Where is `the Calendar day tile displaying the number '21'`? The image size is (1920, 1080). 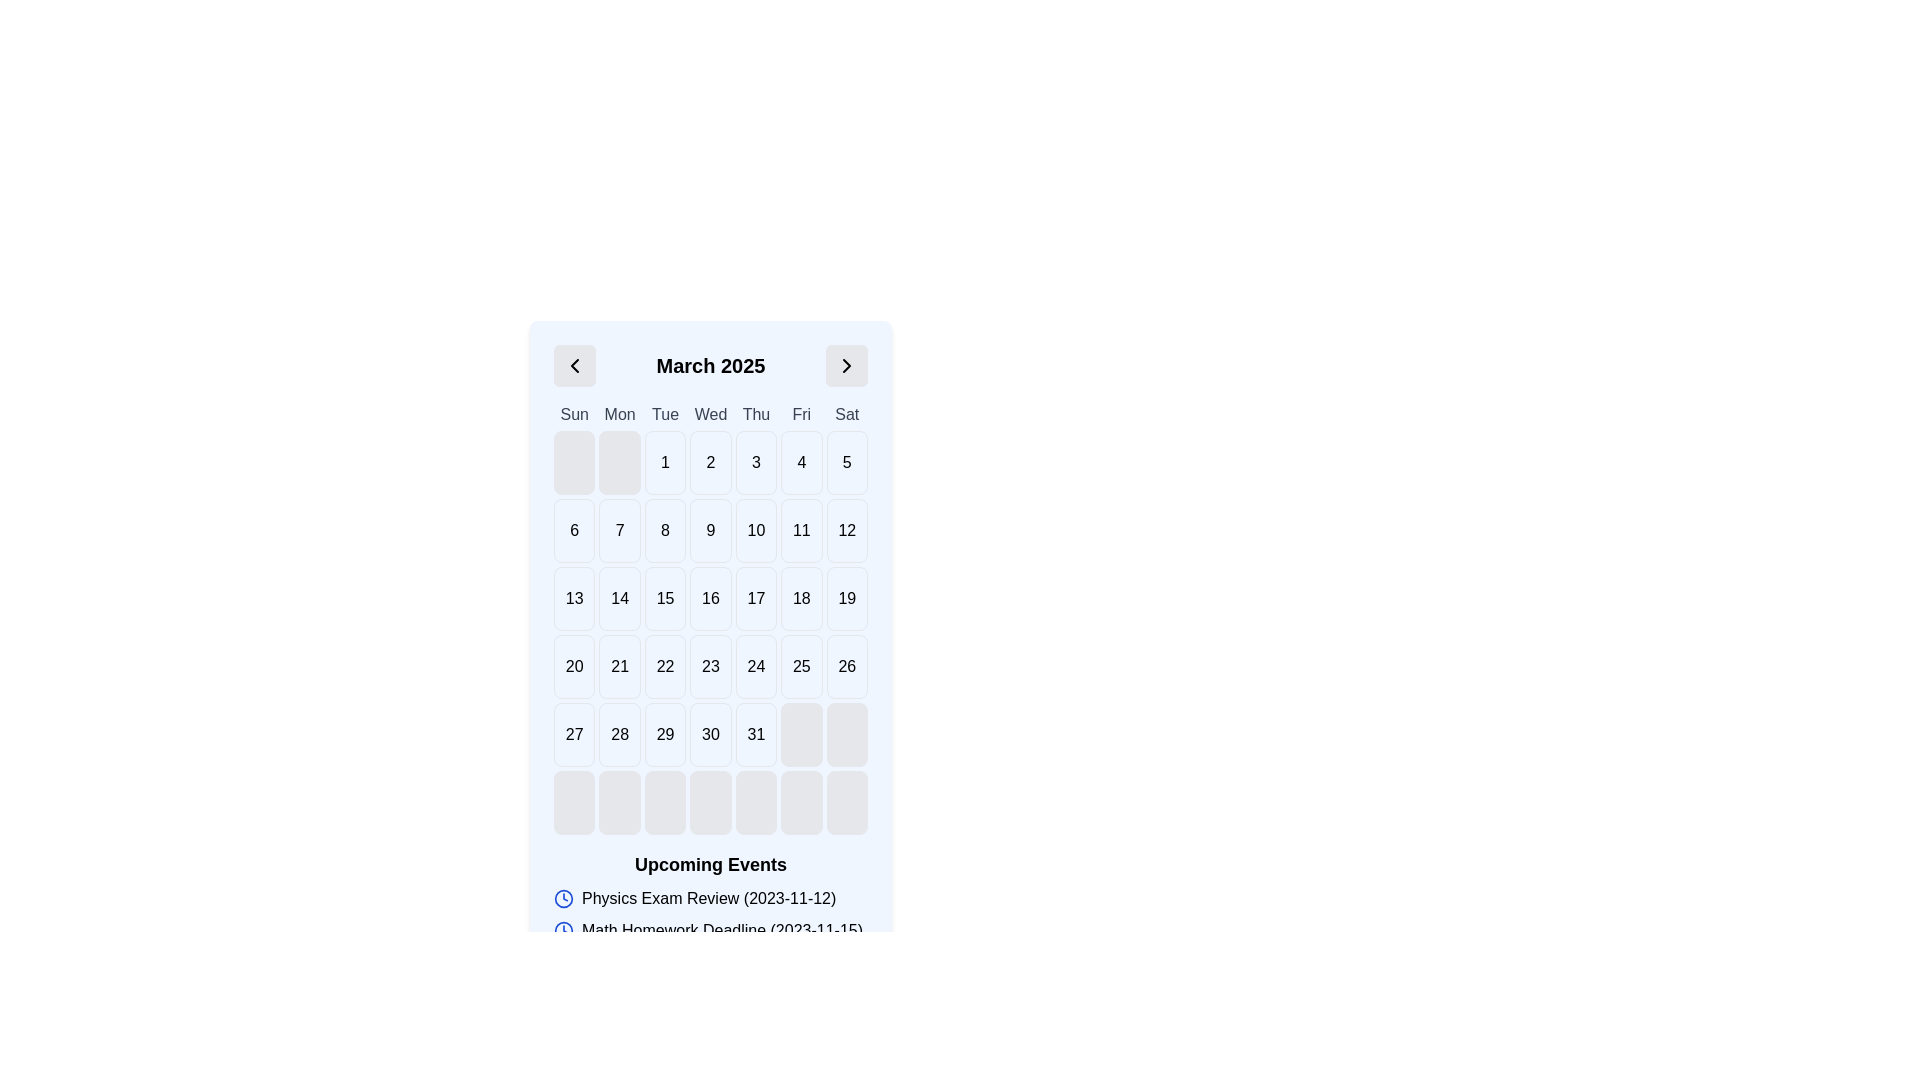 the Calendar day tile displaying the number '21' is located at coordinates (619, 667).